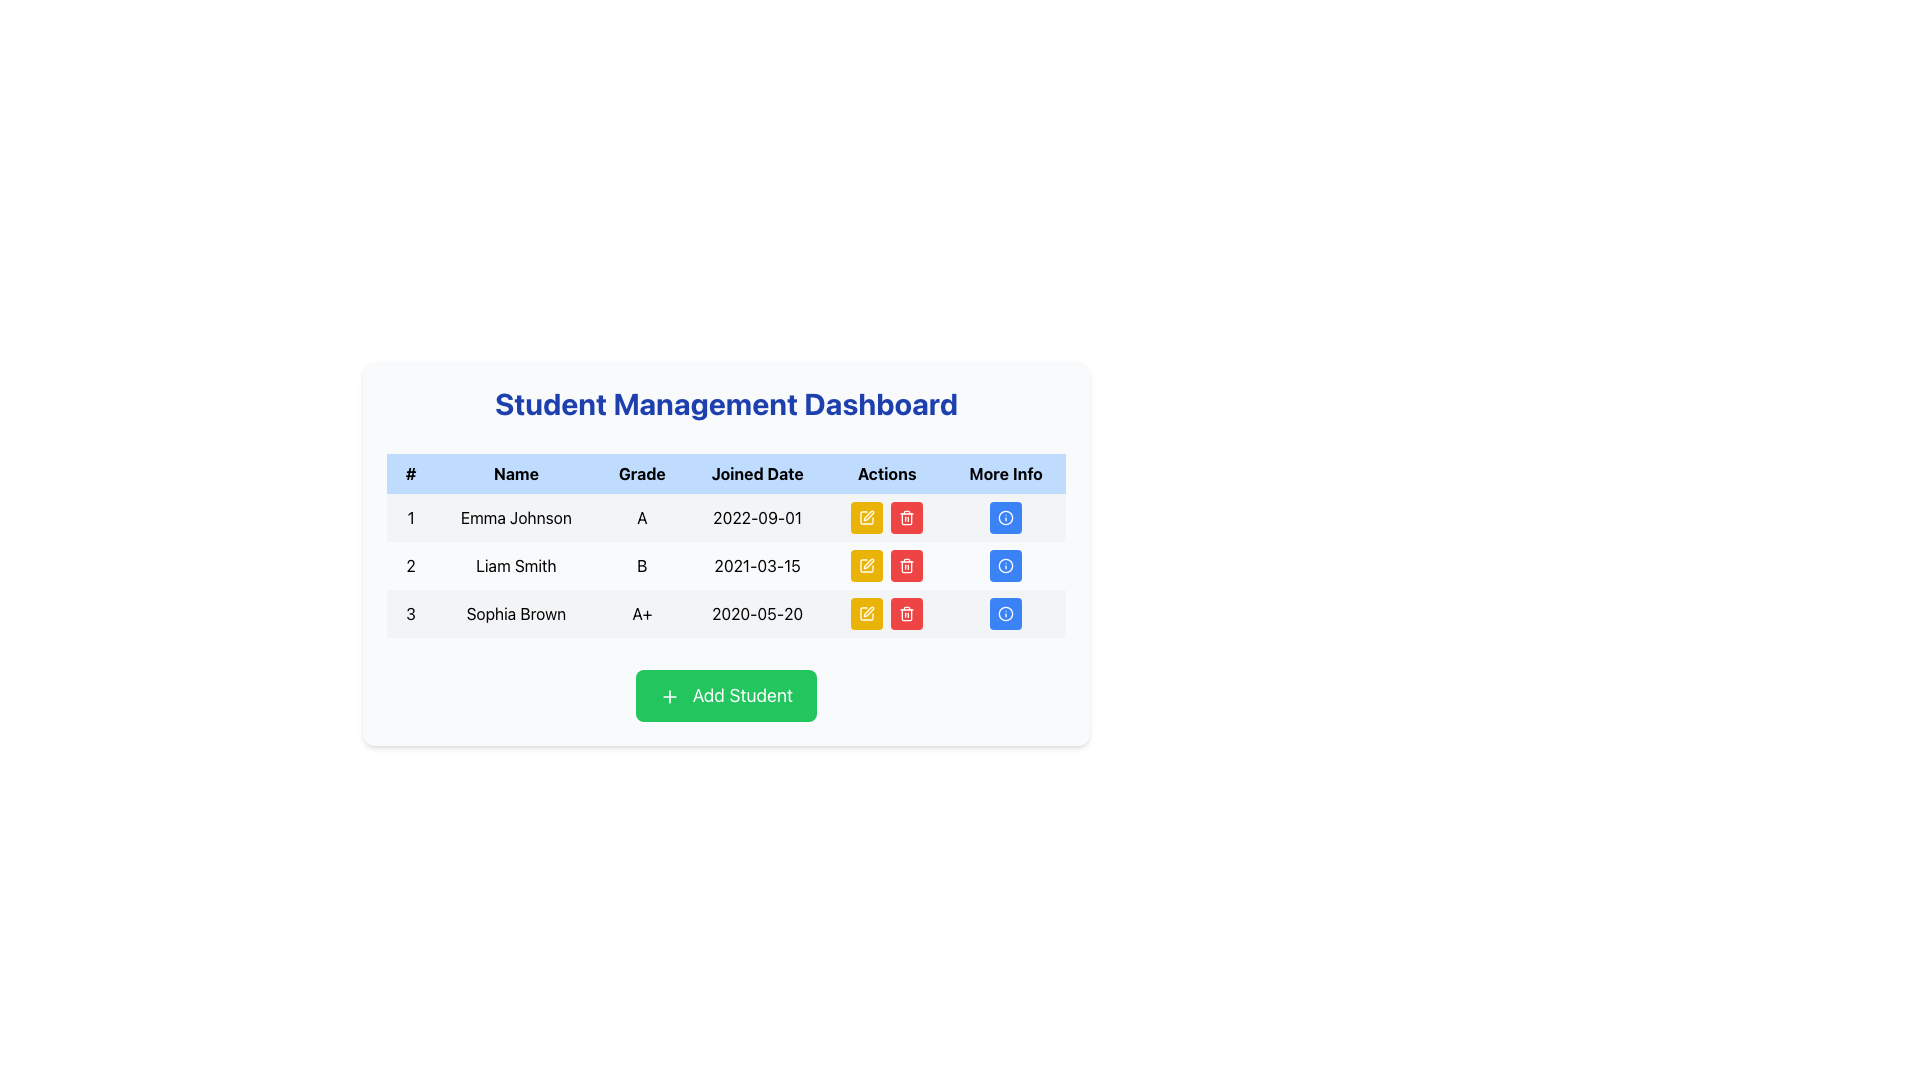 The height and width of the screenshot is (1080, 1920). Describe the element at coordinates (906, 566) in the screenshot. I see `the trash can icon with a red background in the 'Actions' column of the second row to initiate a delete action for the individual named 'Liam Smith.'` at that location.